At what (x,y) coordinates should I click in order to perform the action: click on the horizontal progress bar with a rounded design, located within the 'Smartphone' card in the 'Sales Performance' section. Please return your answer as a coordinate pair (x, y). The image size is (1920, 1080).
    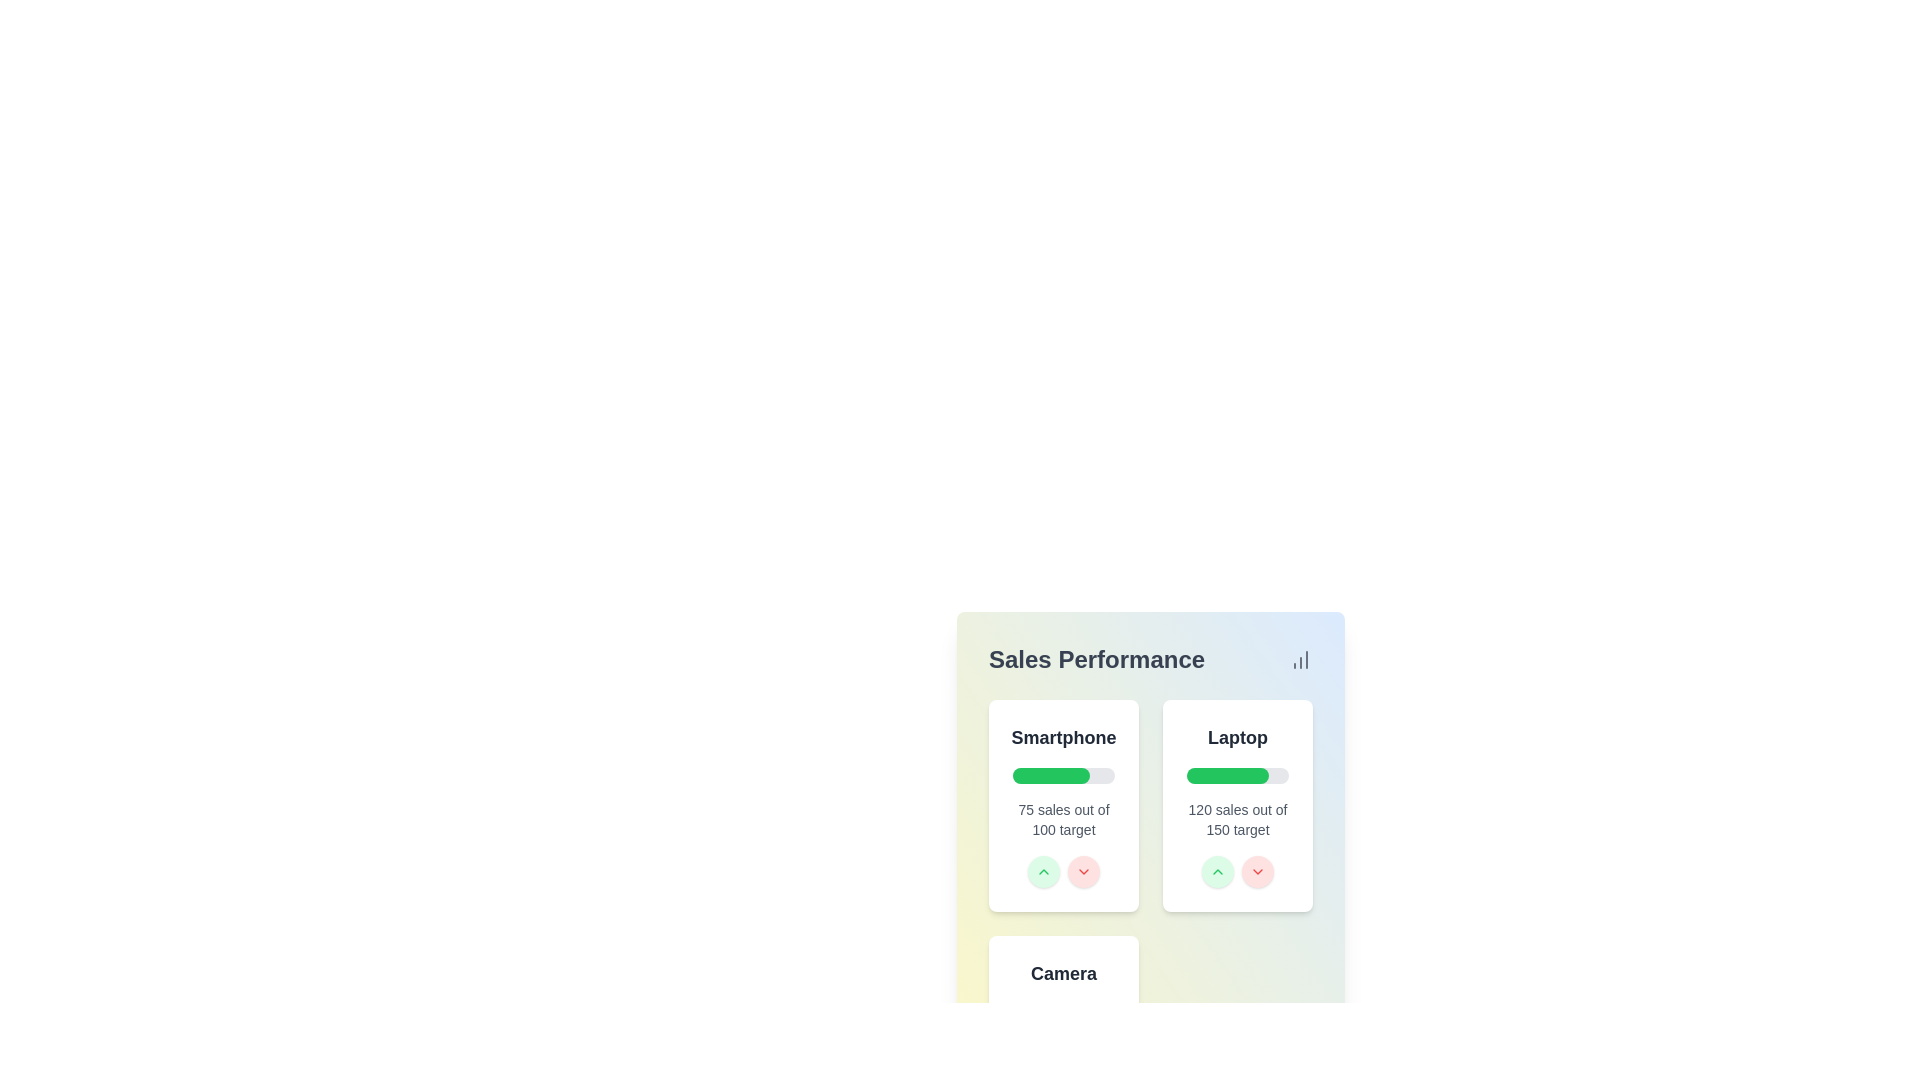
    Looking at the image, I should click on (1063, 774).